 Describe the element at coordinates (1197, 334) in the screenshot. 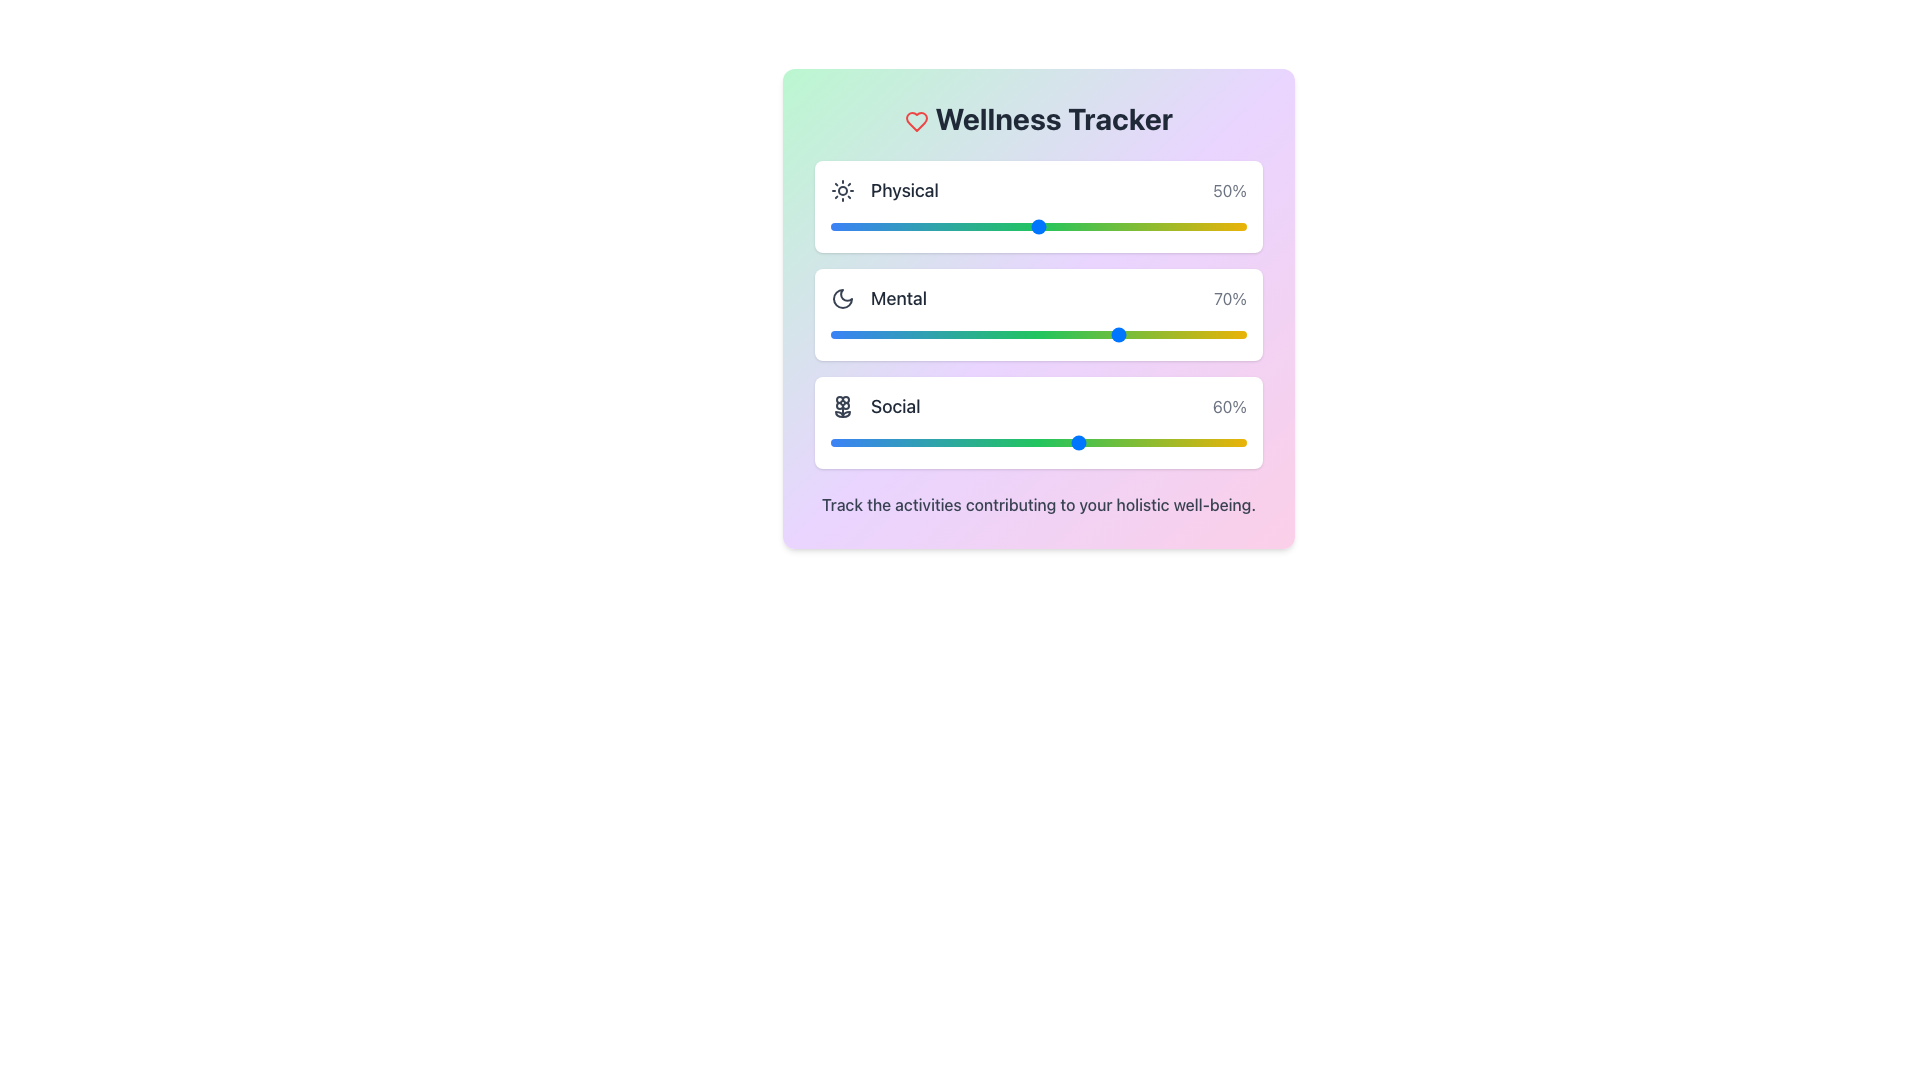

I see `the slider` at that location.